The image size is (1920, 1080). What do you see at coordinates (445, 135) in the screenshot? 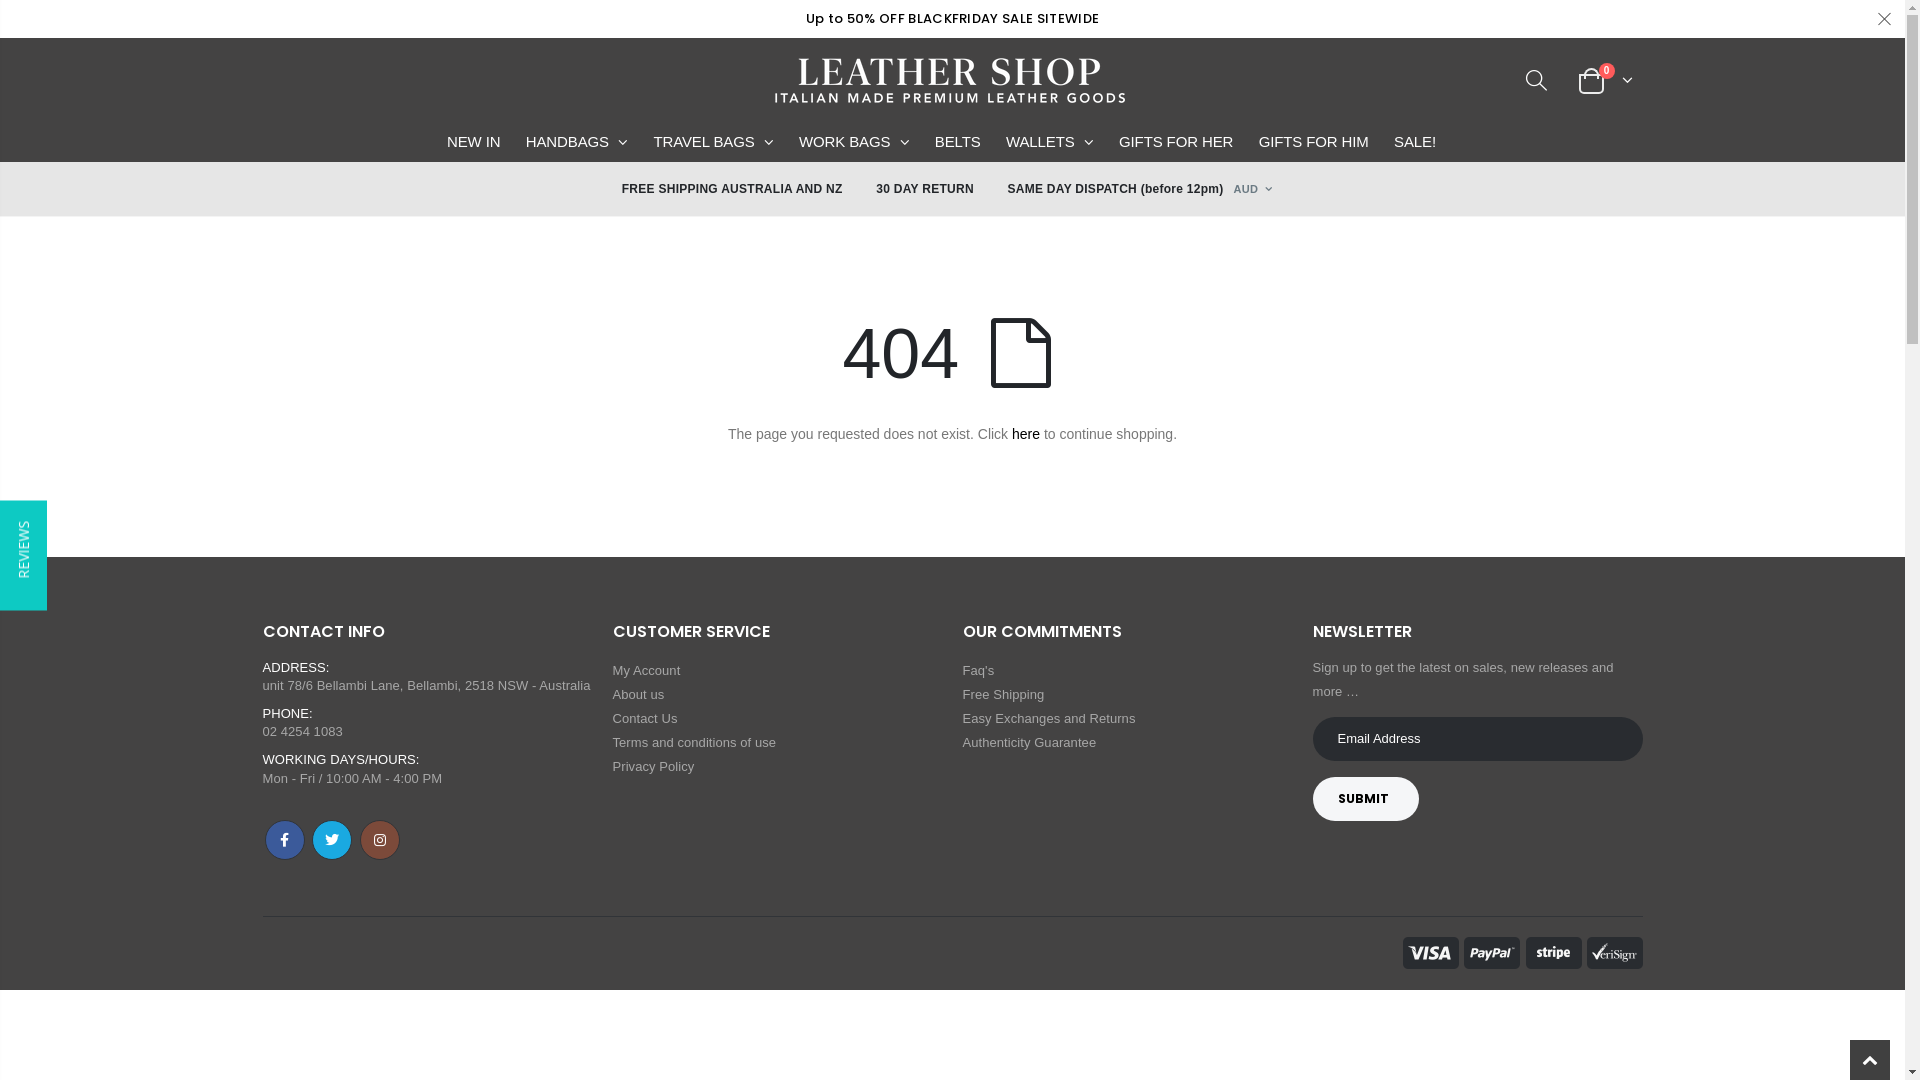
I see `'NEW IN'` at bounding box center [445, 135].